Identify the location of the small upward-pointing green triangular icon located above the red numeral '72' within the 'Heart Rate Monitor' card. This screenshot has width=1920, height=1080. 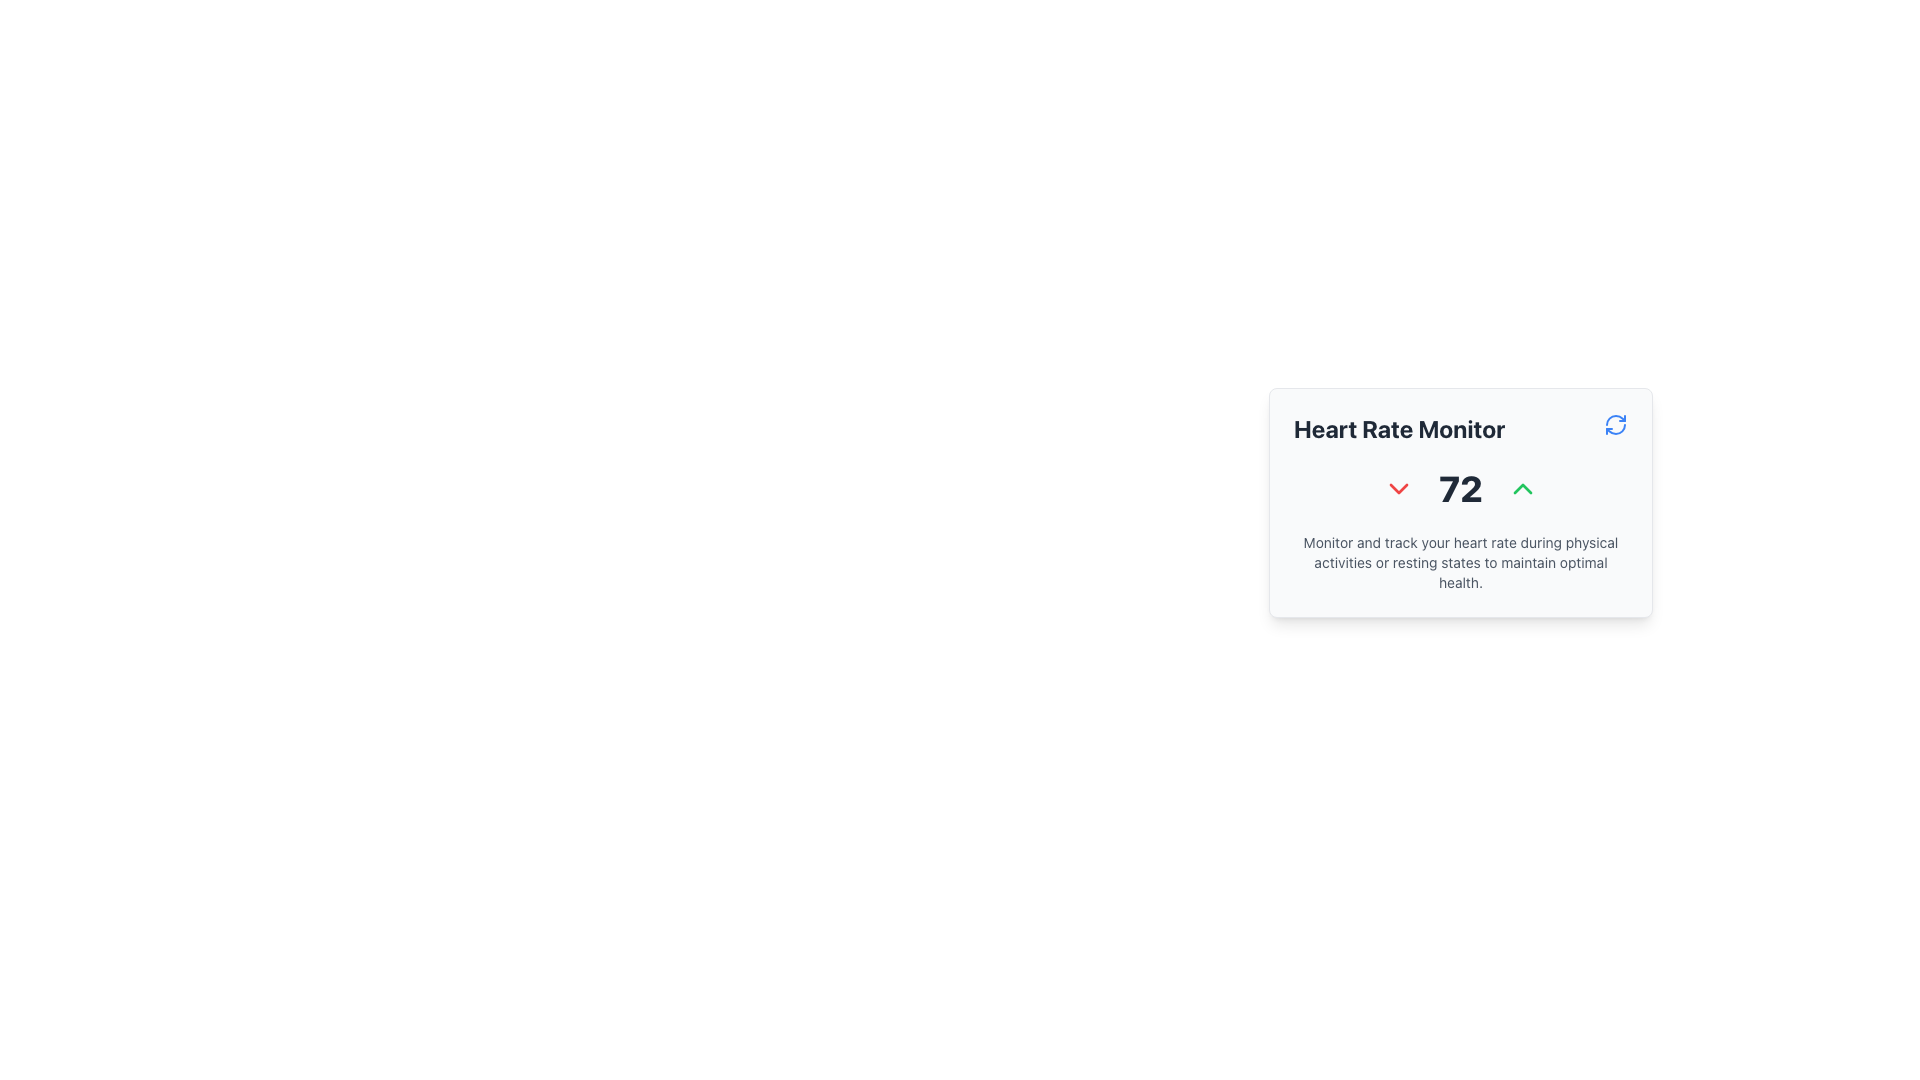
(1521, 489).